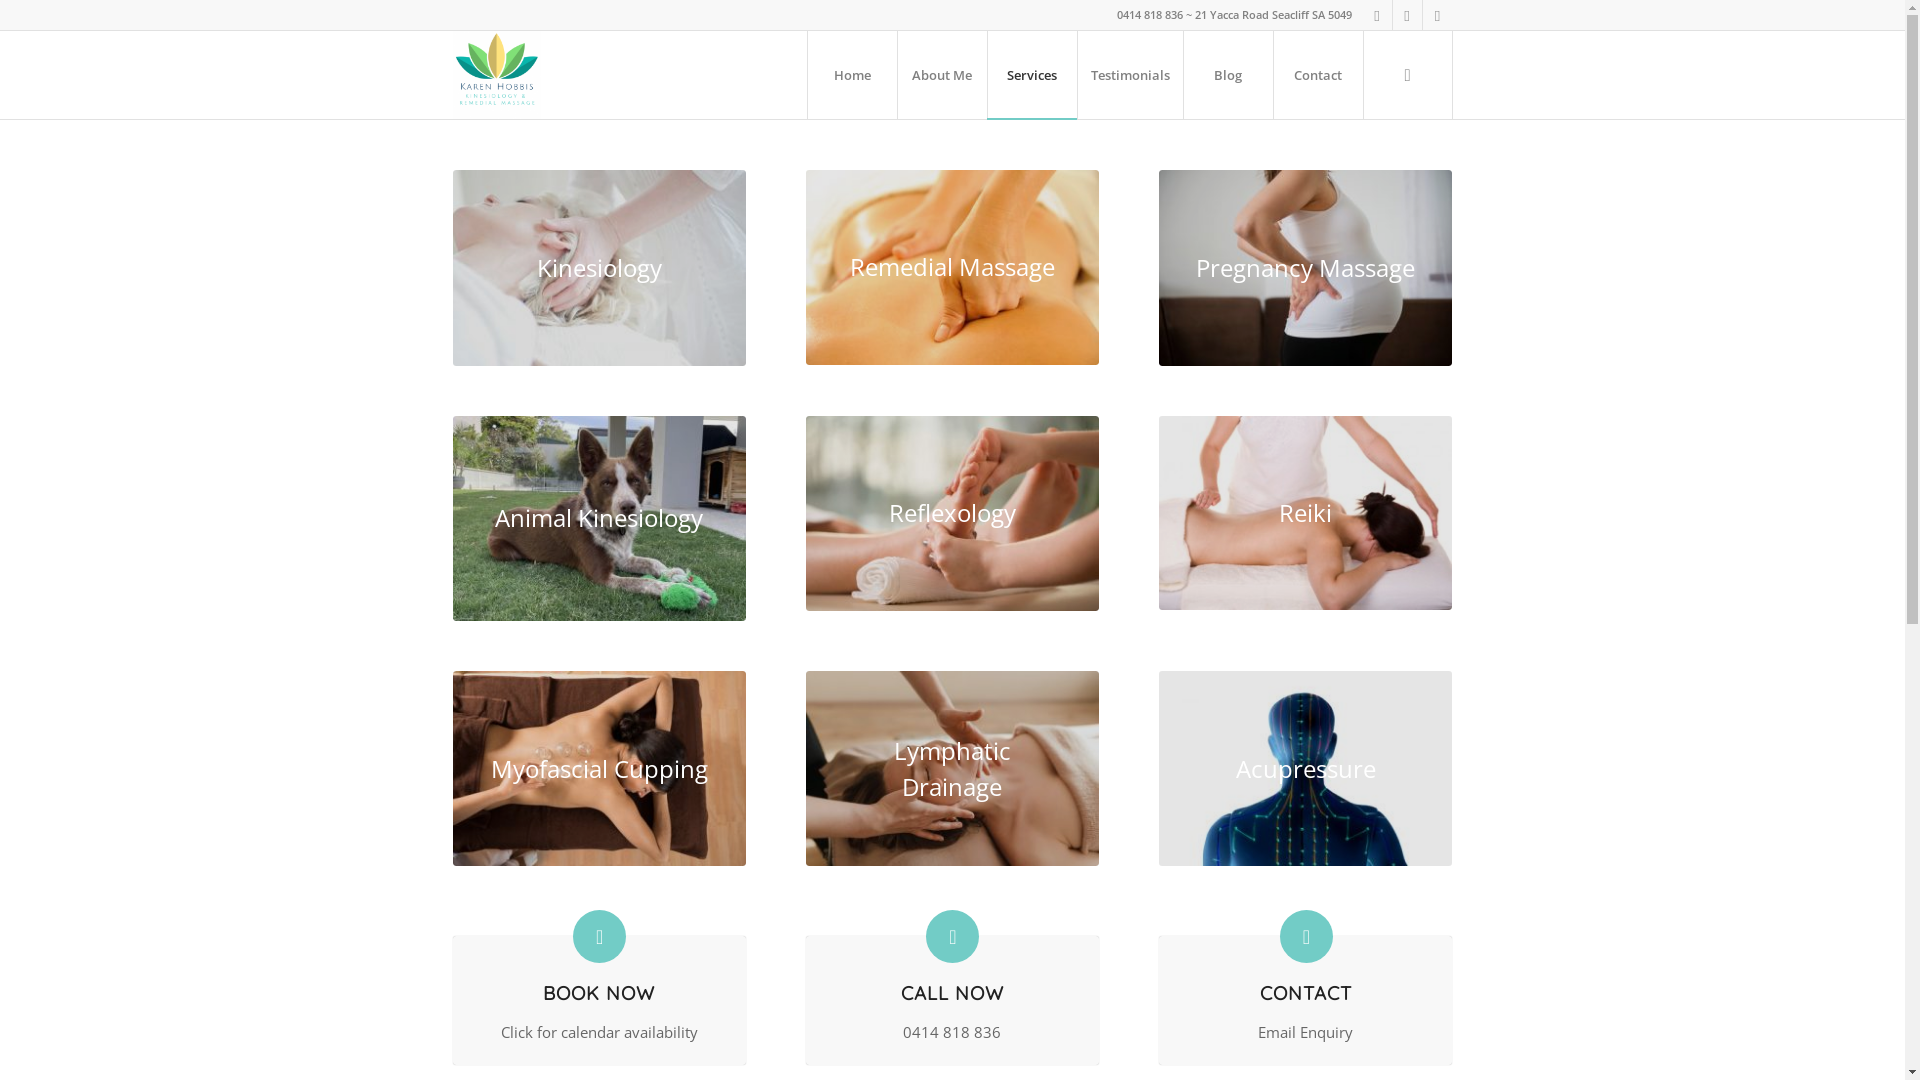 This screenshot has height=1080, width=1920. Describe the element at coordinates (1305, 512) in the screenshot. I see `'Reiki'` at that location.